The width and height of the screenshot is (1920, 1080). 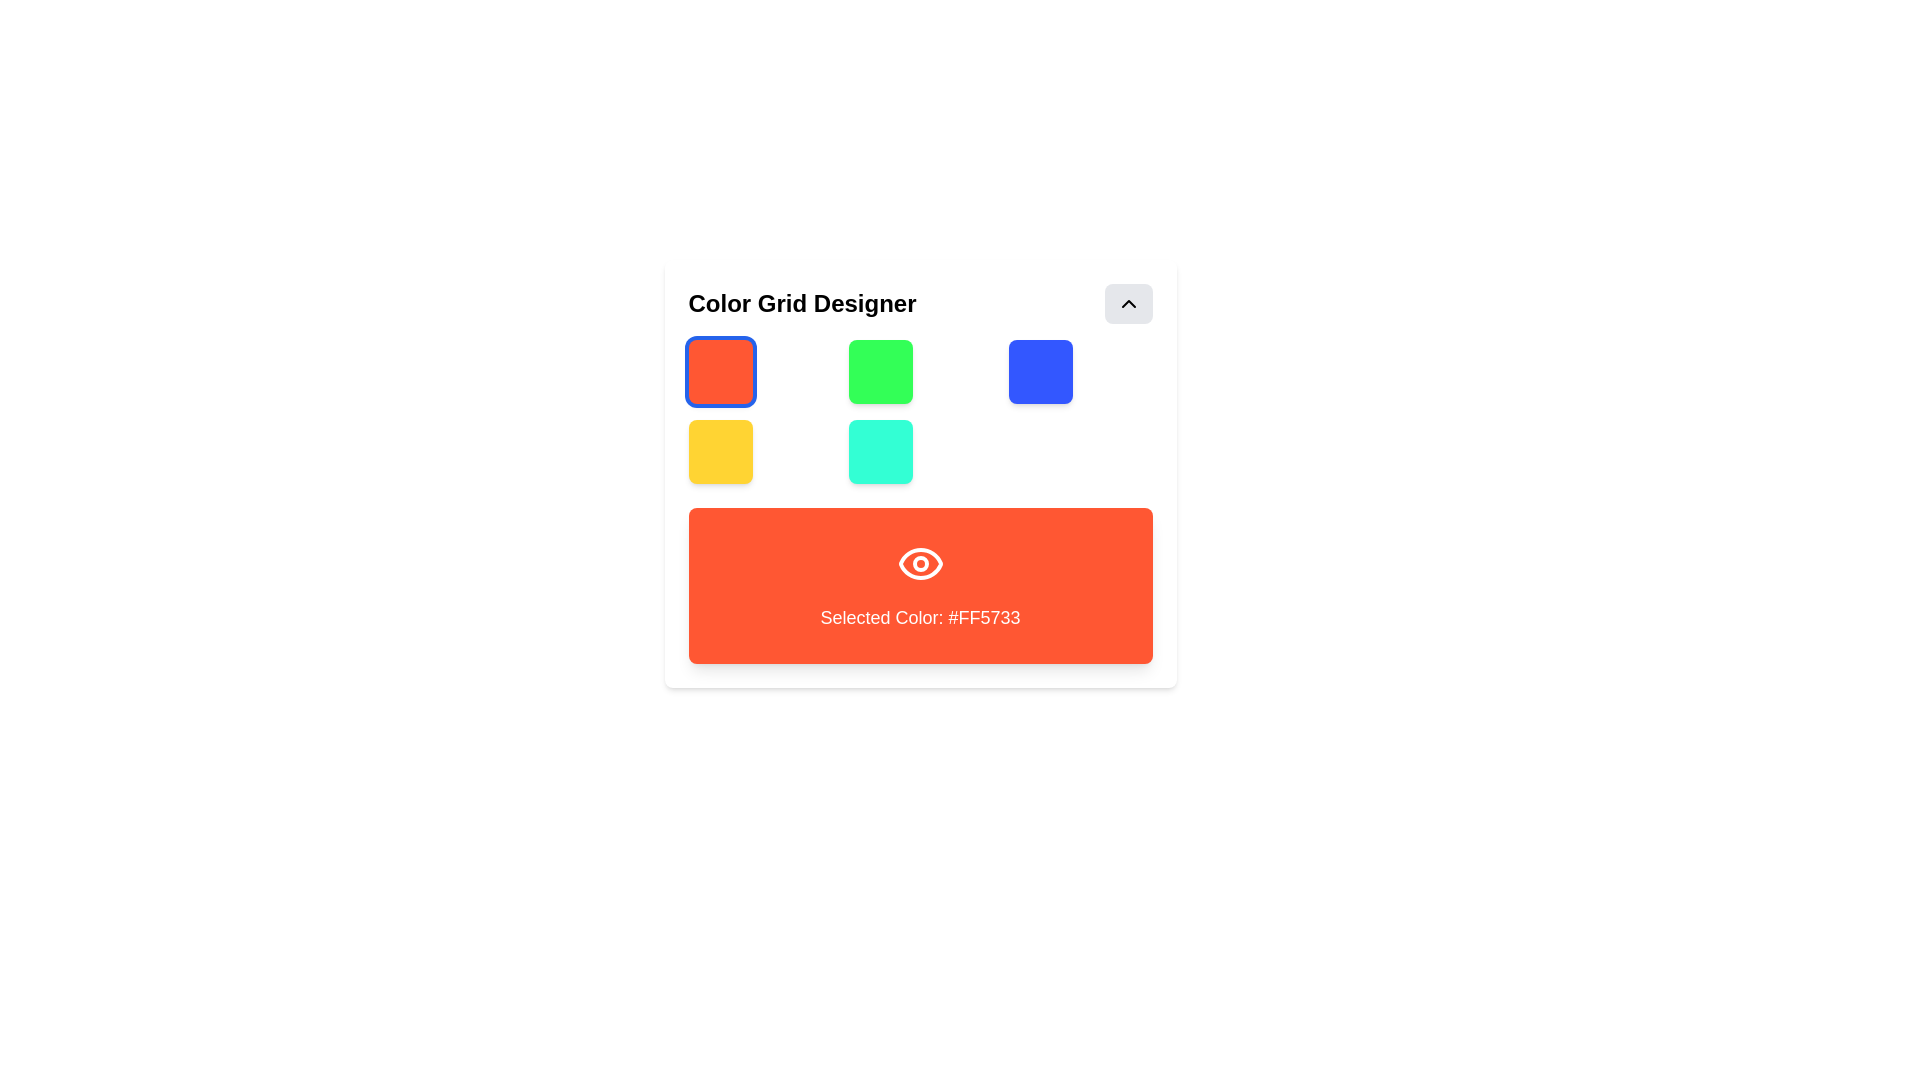 What do you see at coordinates (919, 563) in the screenshot?
I see `the outer elliptical contour of the eye-shaped icon located in the central-bottom region of the window` at bounding box center [919, 563].